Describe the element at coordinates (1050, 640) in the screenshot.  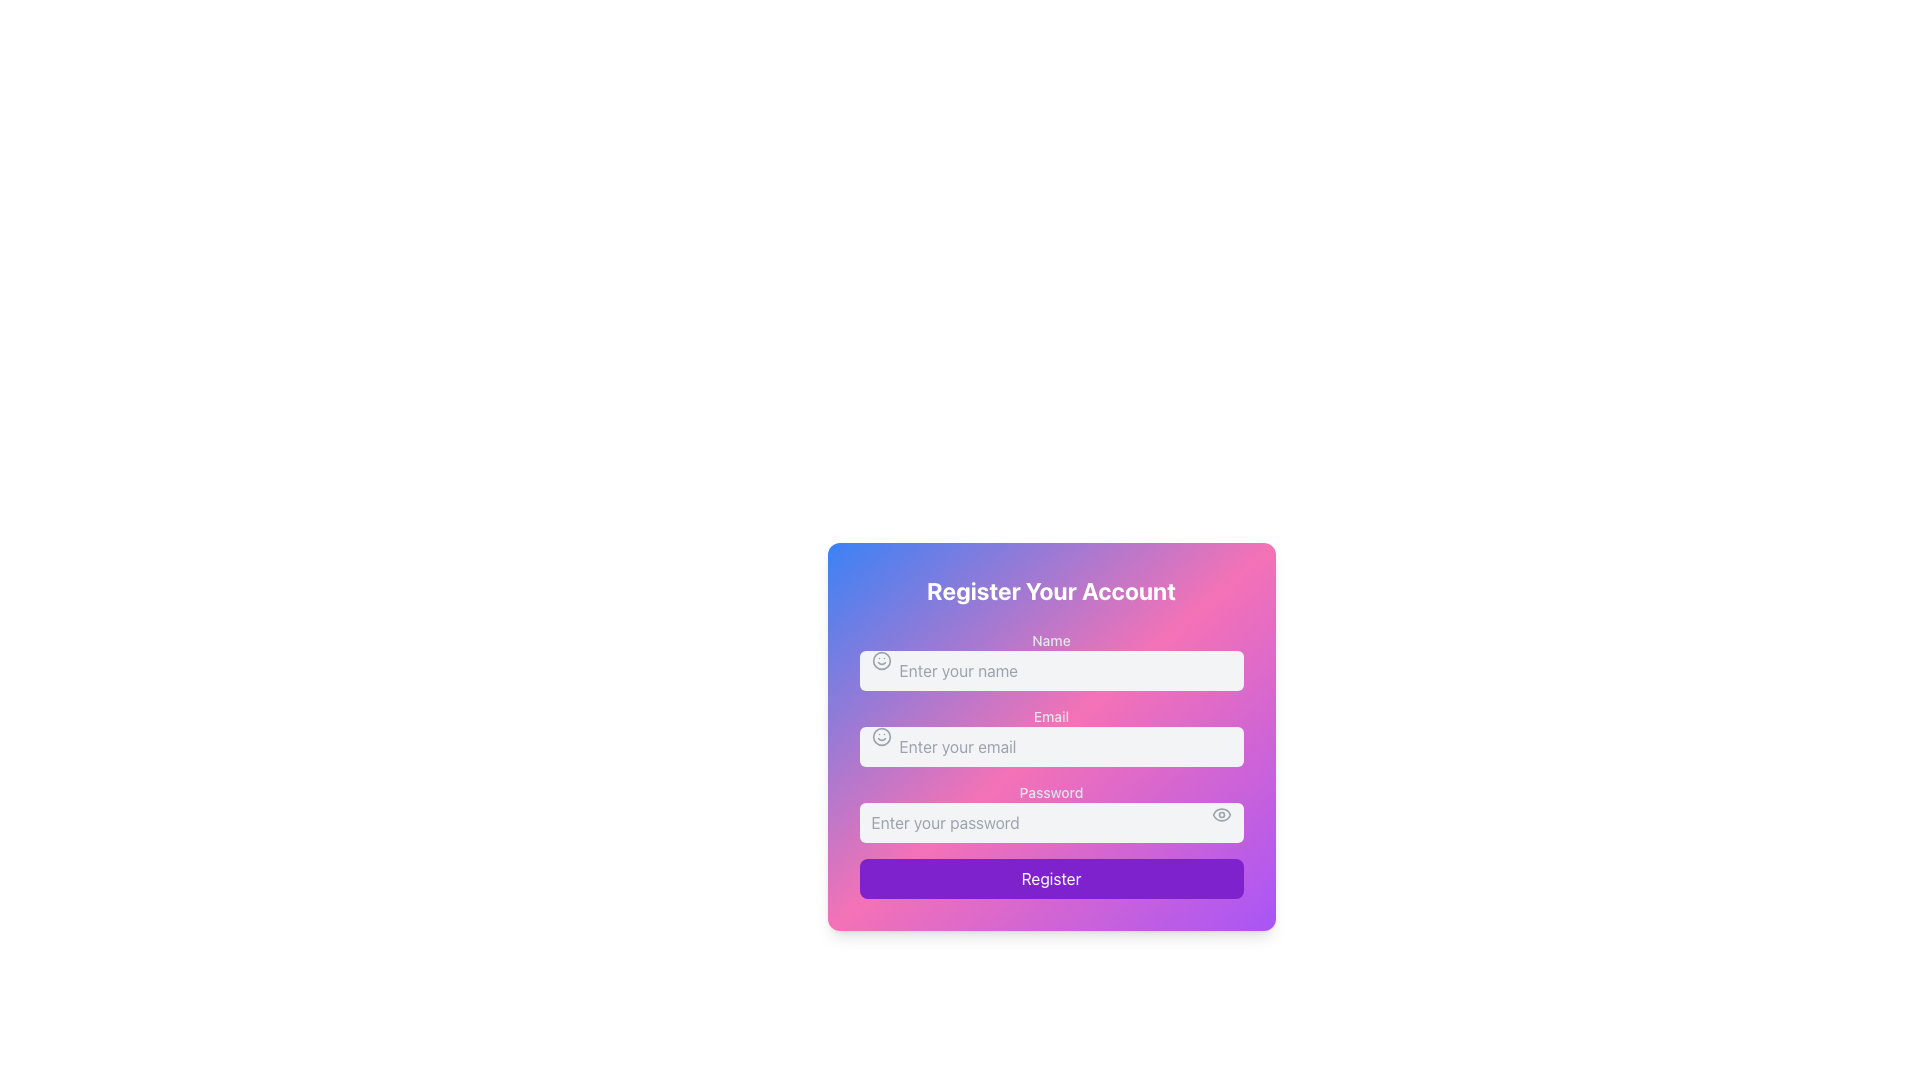
I see `the 'Name' label in the registration form, which is a small light gray text element located above the text input field for entering the name` at that location.